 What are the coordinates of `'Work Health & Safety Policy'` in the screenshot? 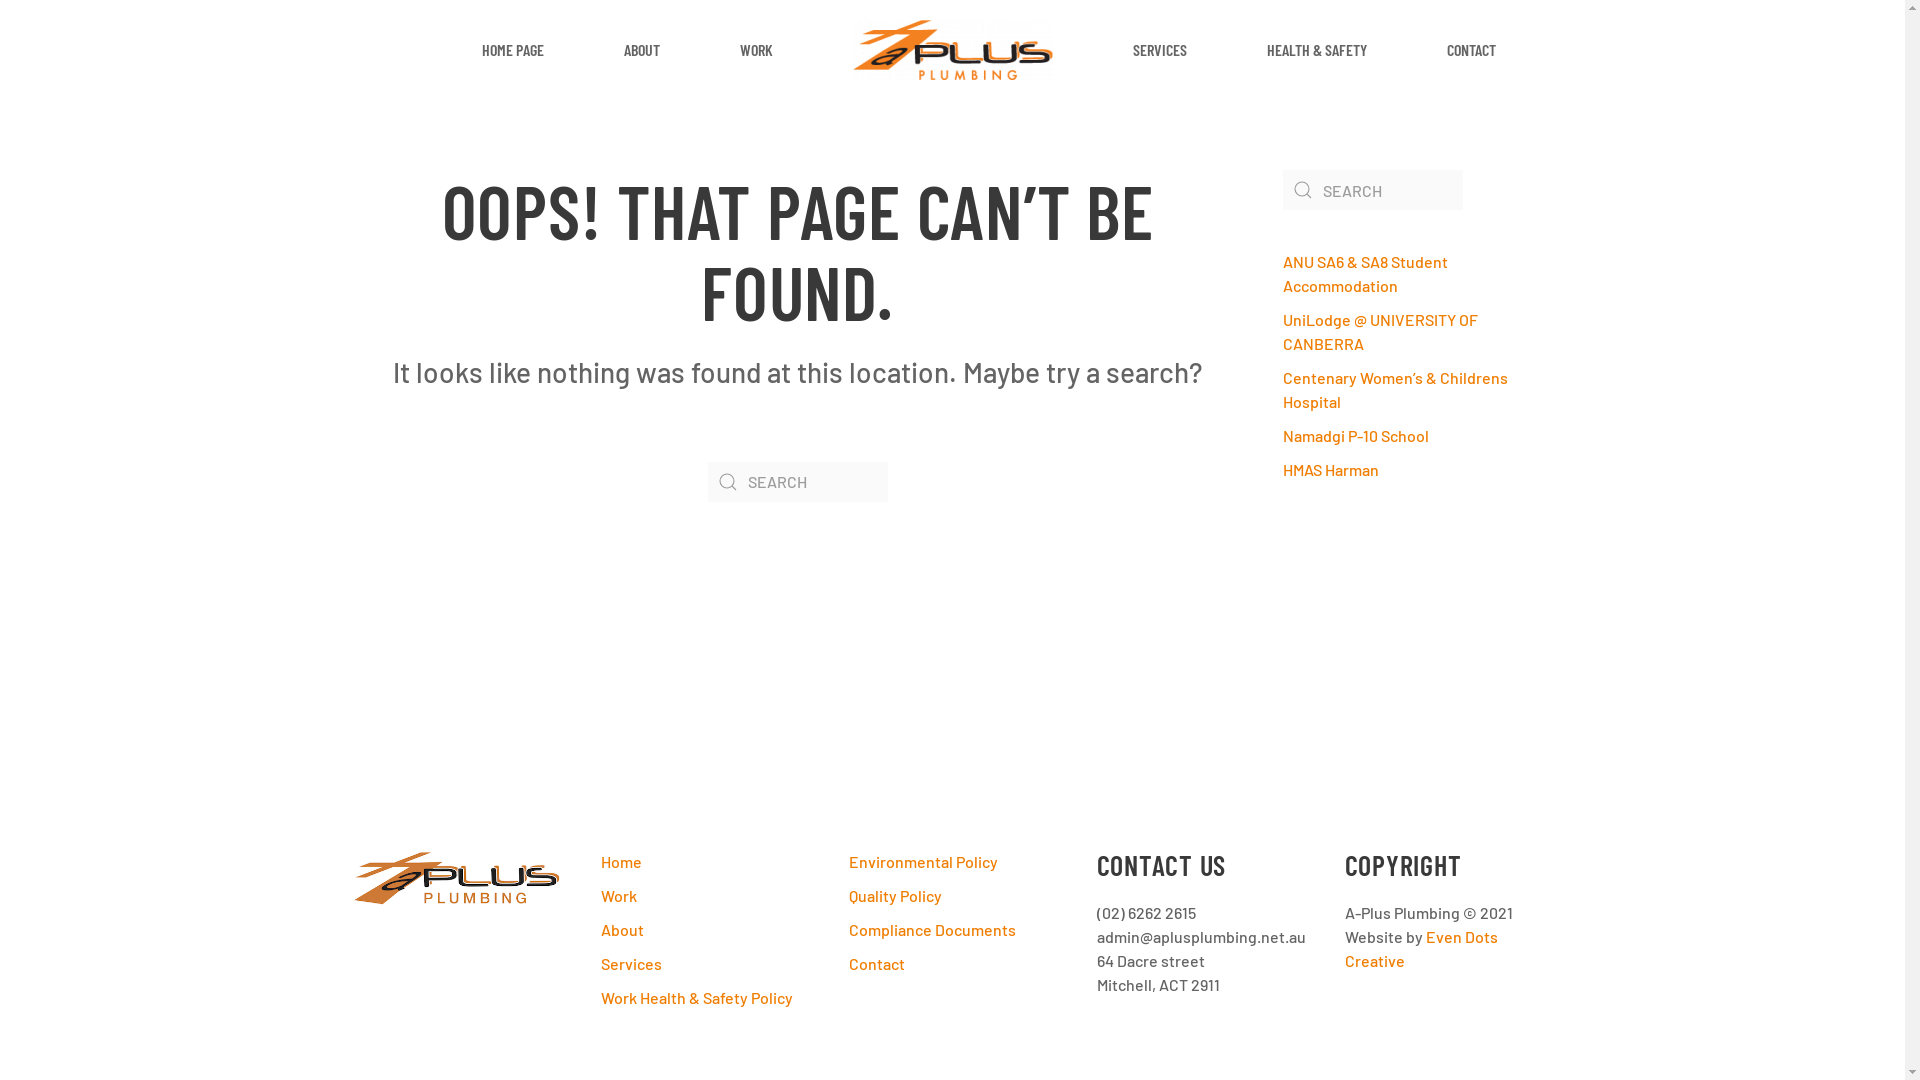 It's located at (704, 998).